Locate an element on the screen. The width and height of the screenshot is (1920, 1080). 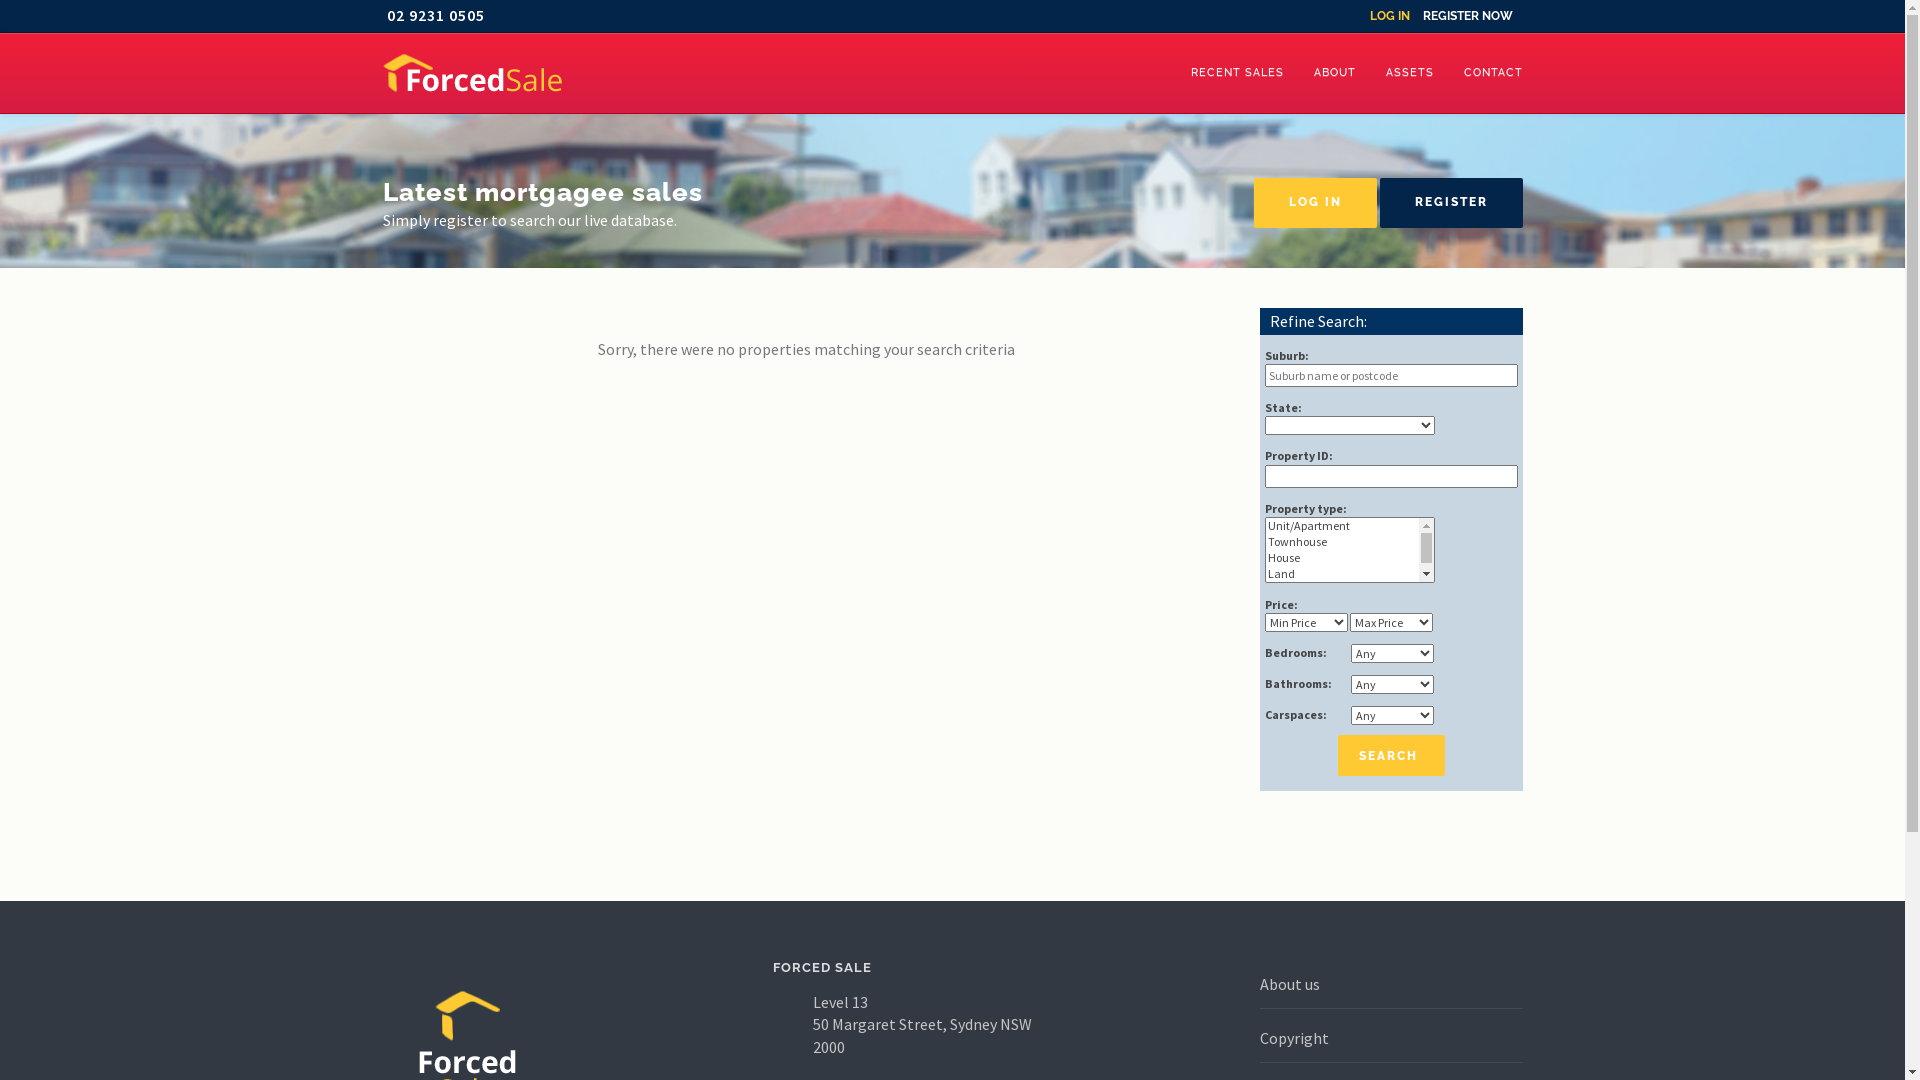
'RECENT SALES' is located at coordinates (1236, 72).